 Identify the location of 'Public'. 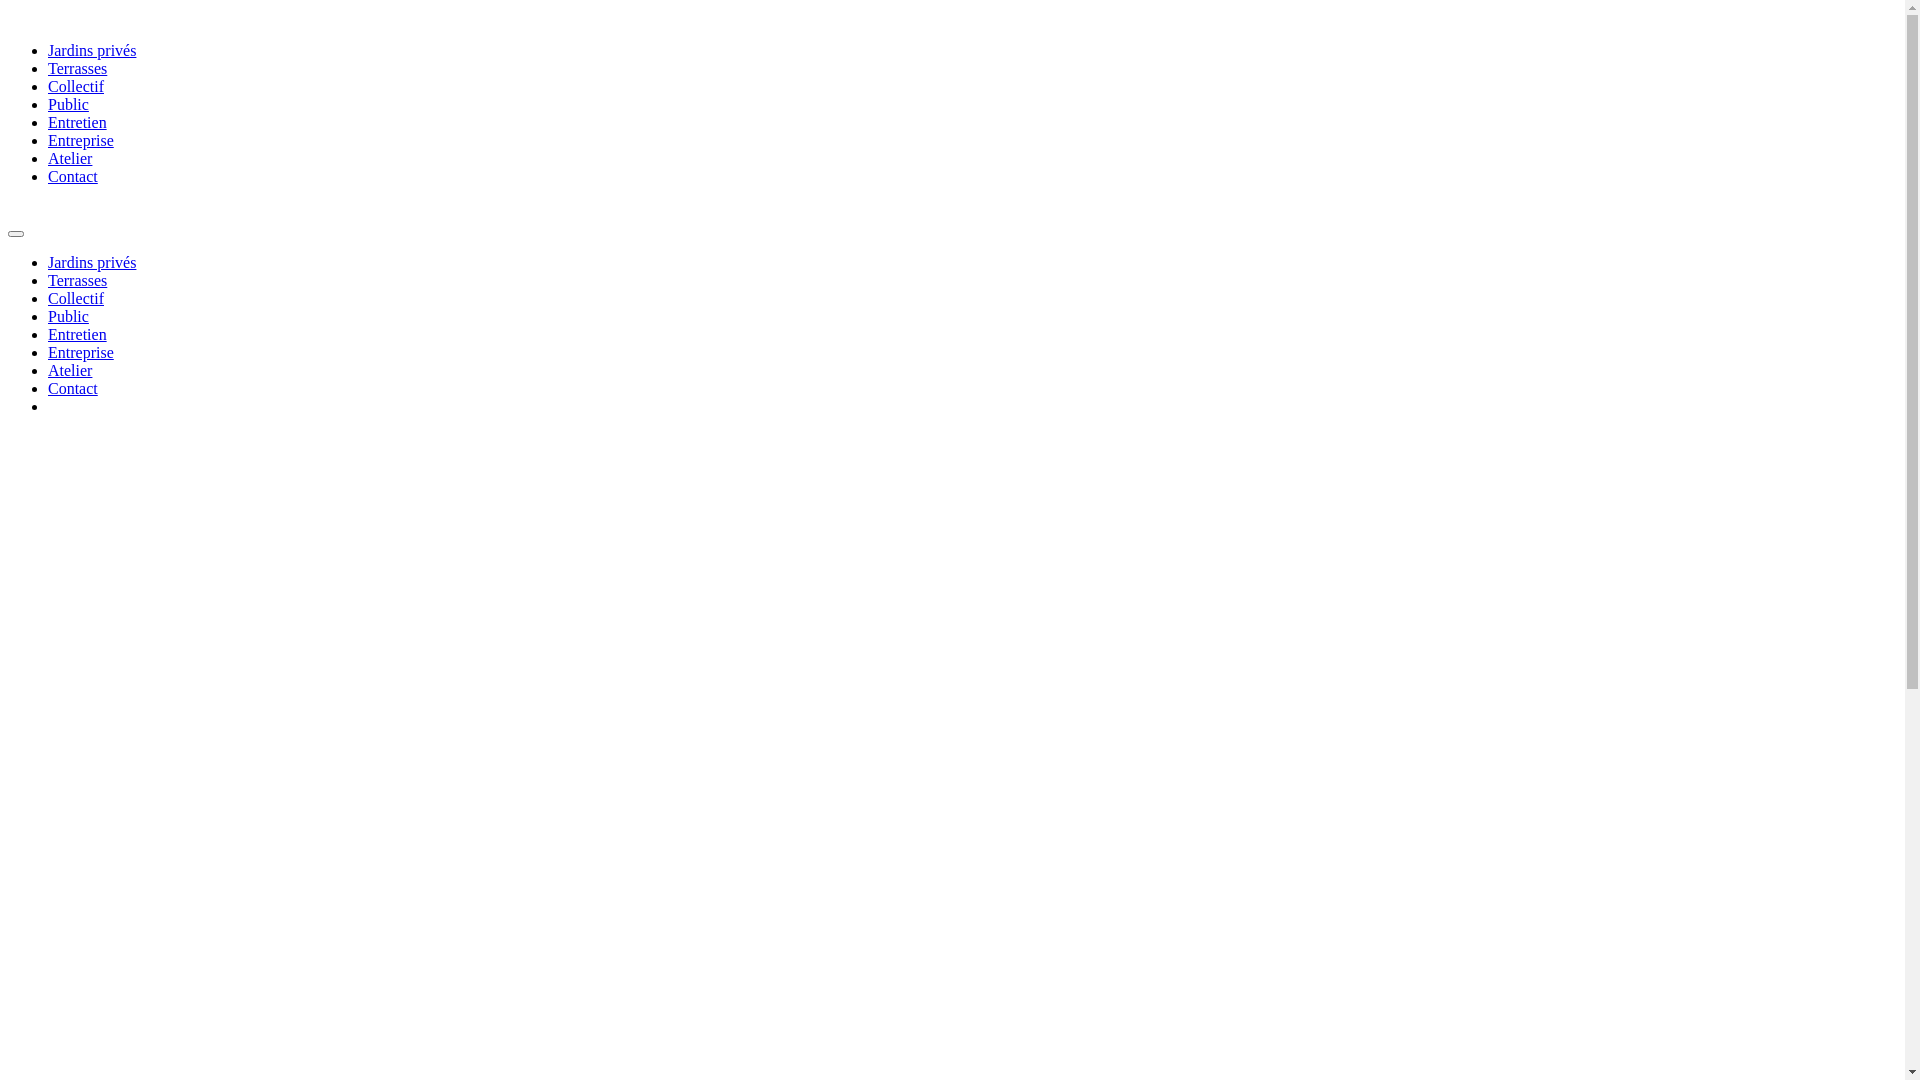
(68, 315).